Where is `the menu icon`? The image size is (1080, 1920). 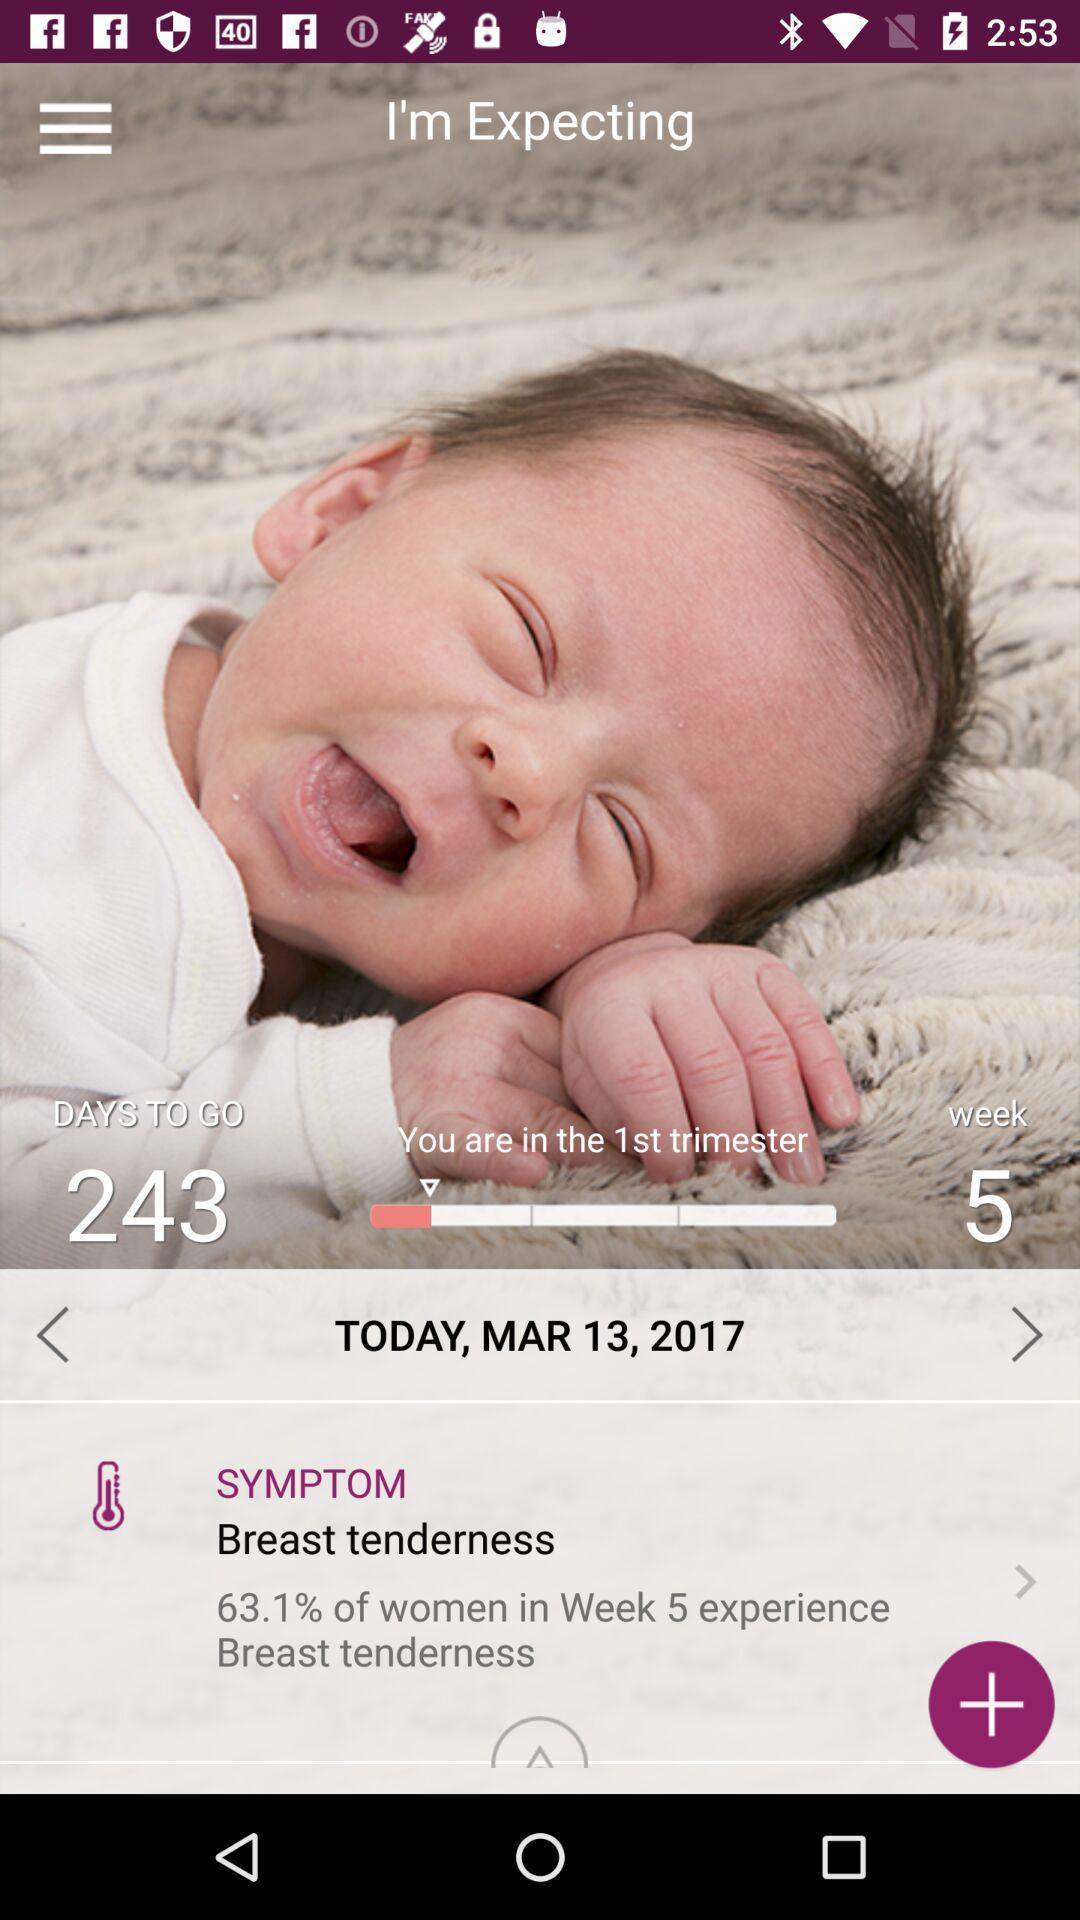
the menu icon is located at coordinates (74, 127).